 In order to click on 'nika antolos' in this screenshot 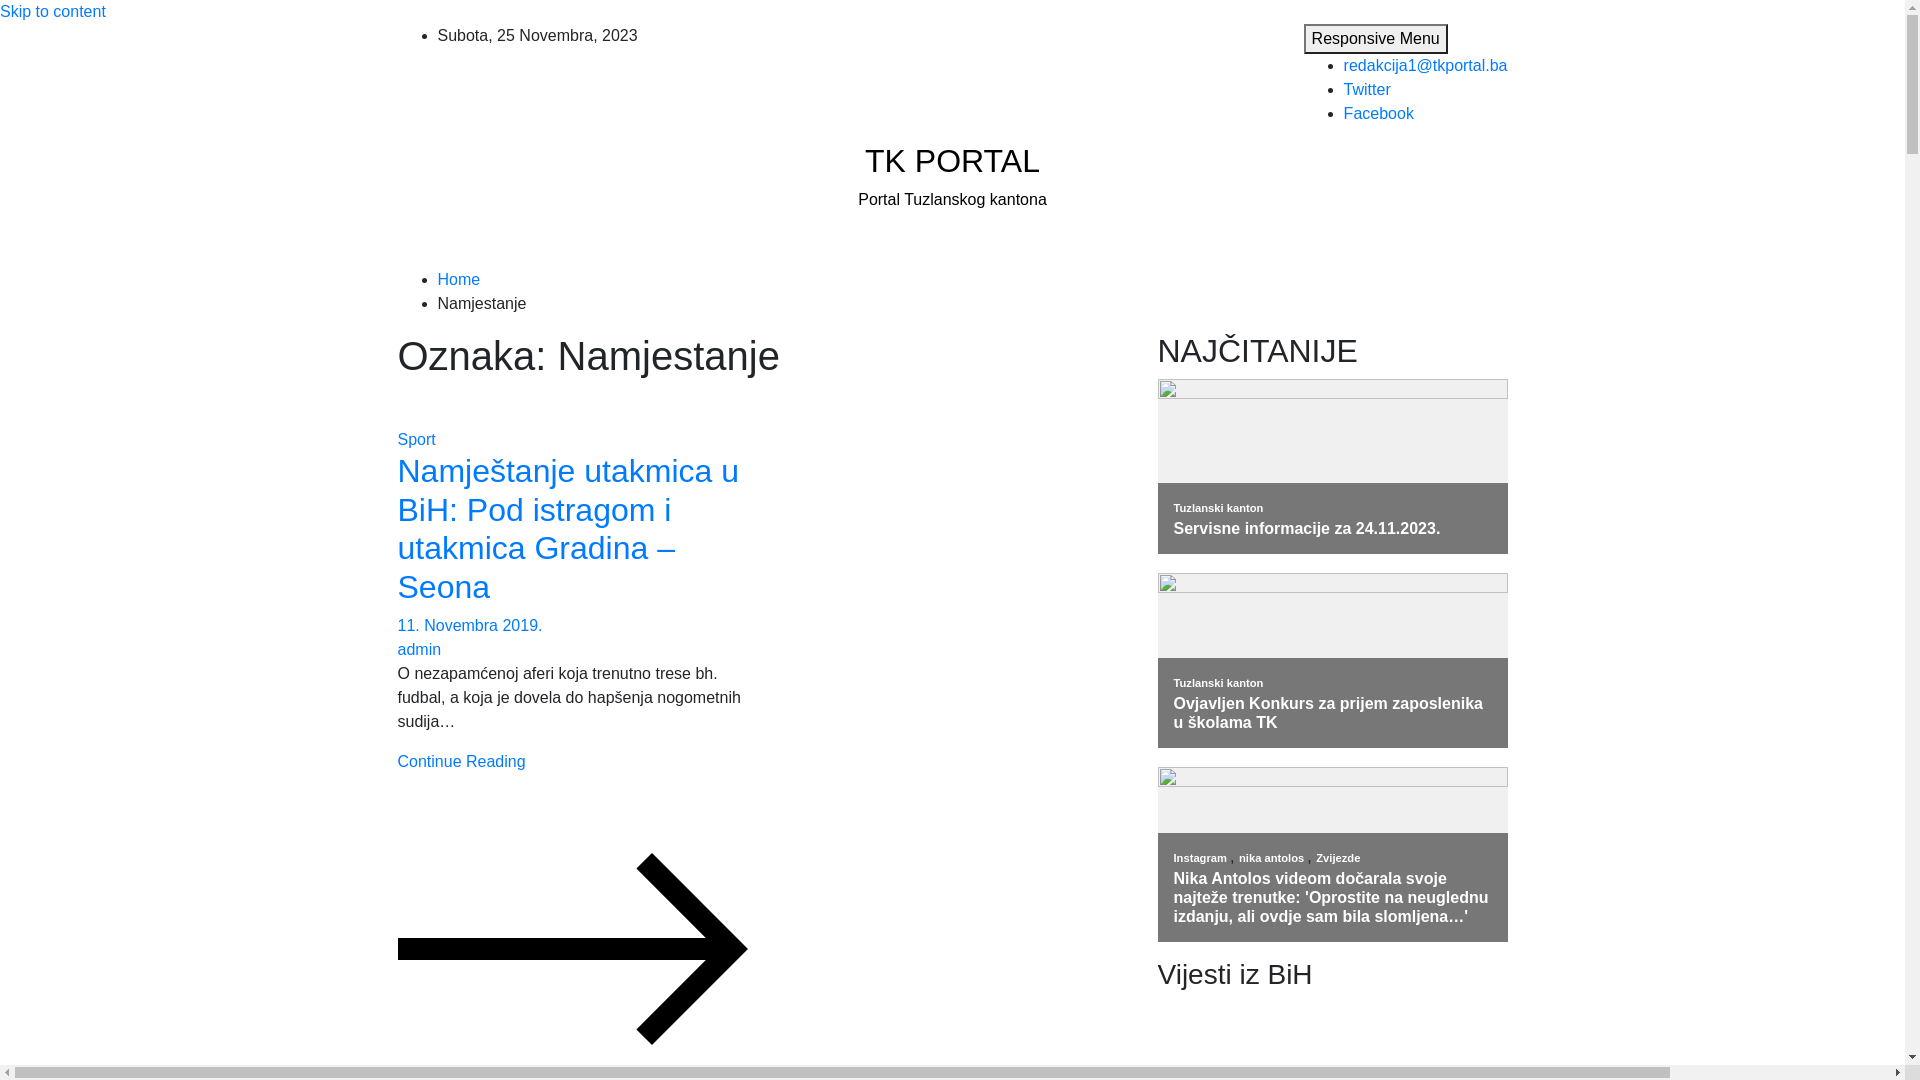, I will do `click(1271, 856)`.